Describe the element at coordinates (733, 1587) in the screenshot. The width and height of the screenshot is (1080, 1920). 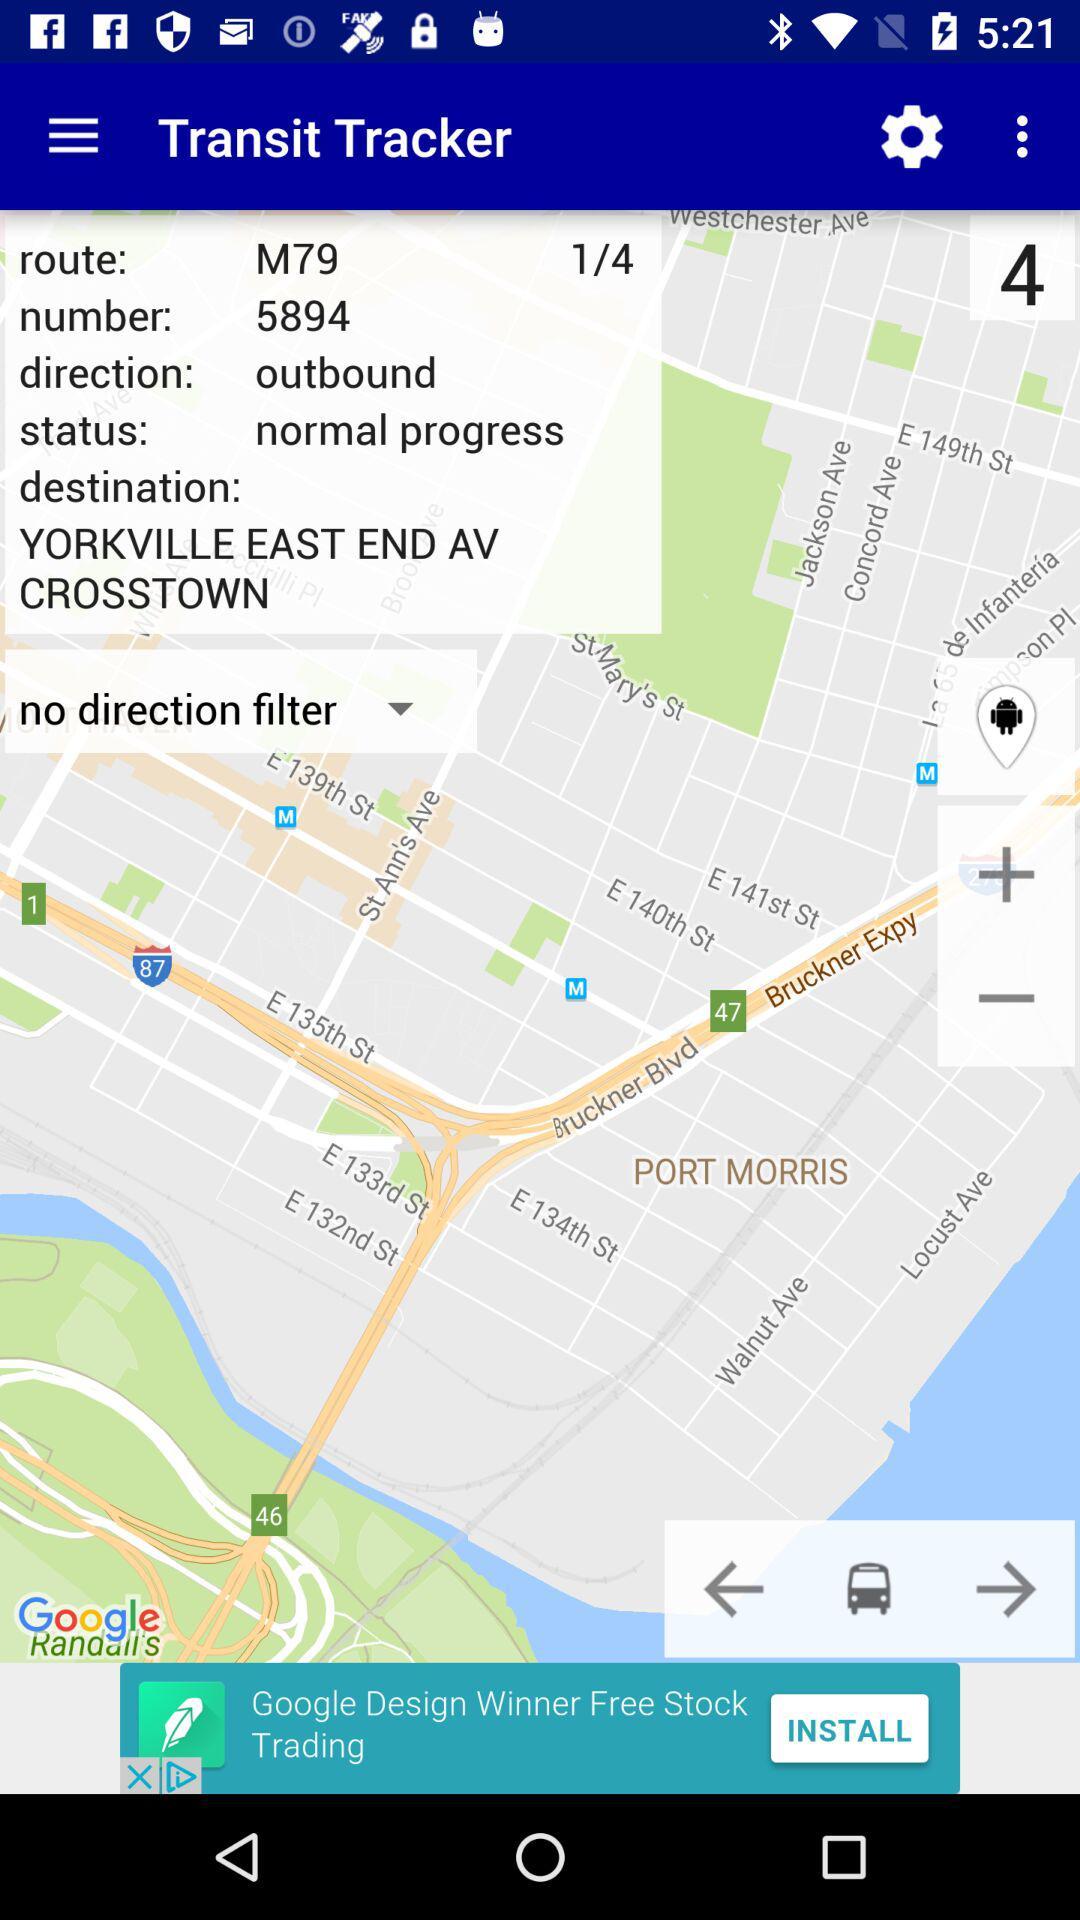
I see `change form of transporttion` at that location.